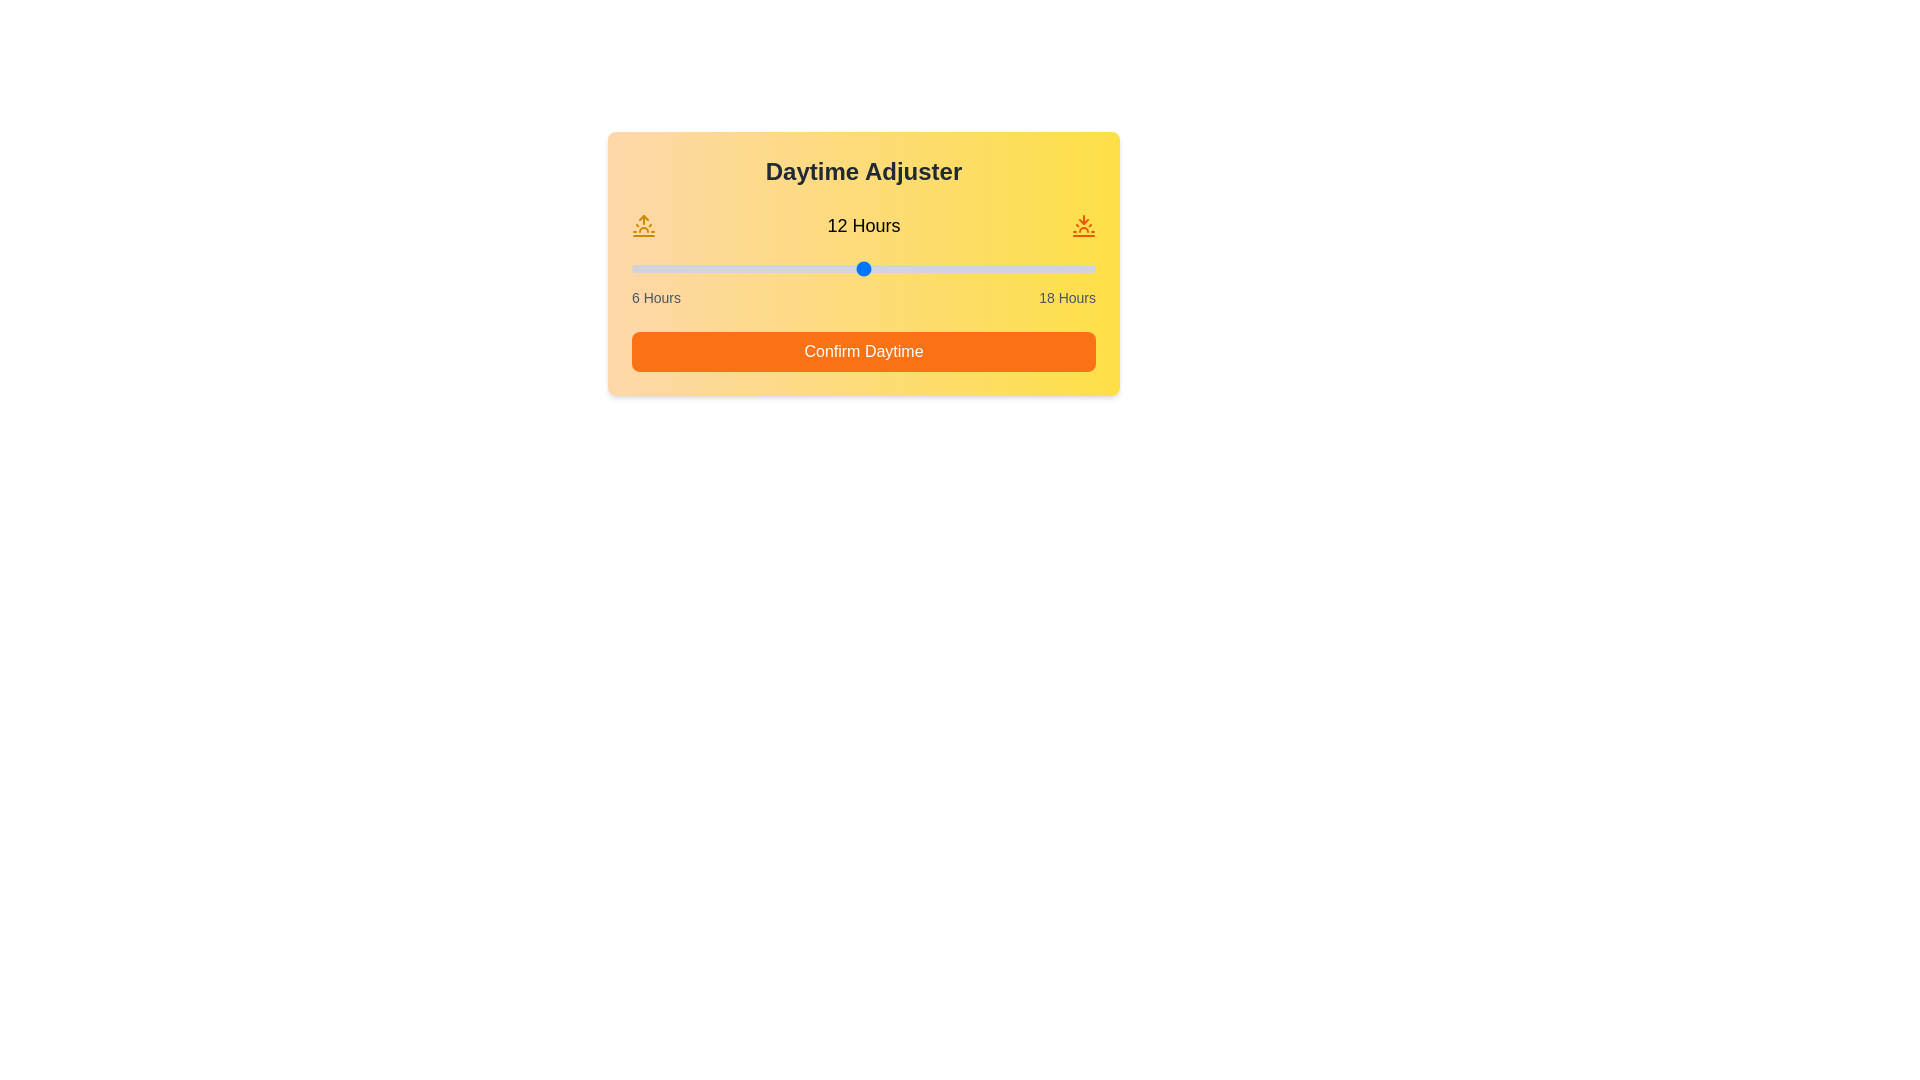 Image resolution: width=1920 pixels, height=1080 pixels. Describe the element at coordinates (864, 350) in the screenshot. I see `the 'Confirm Daytime' button` at that location.